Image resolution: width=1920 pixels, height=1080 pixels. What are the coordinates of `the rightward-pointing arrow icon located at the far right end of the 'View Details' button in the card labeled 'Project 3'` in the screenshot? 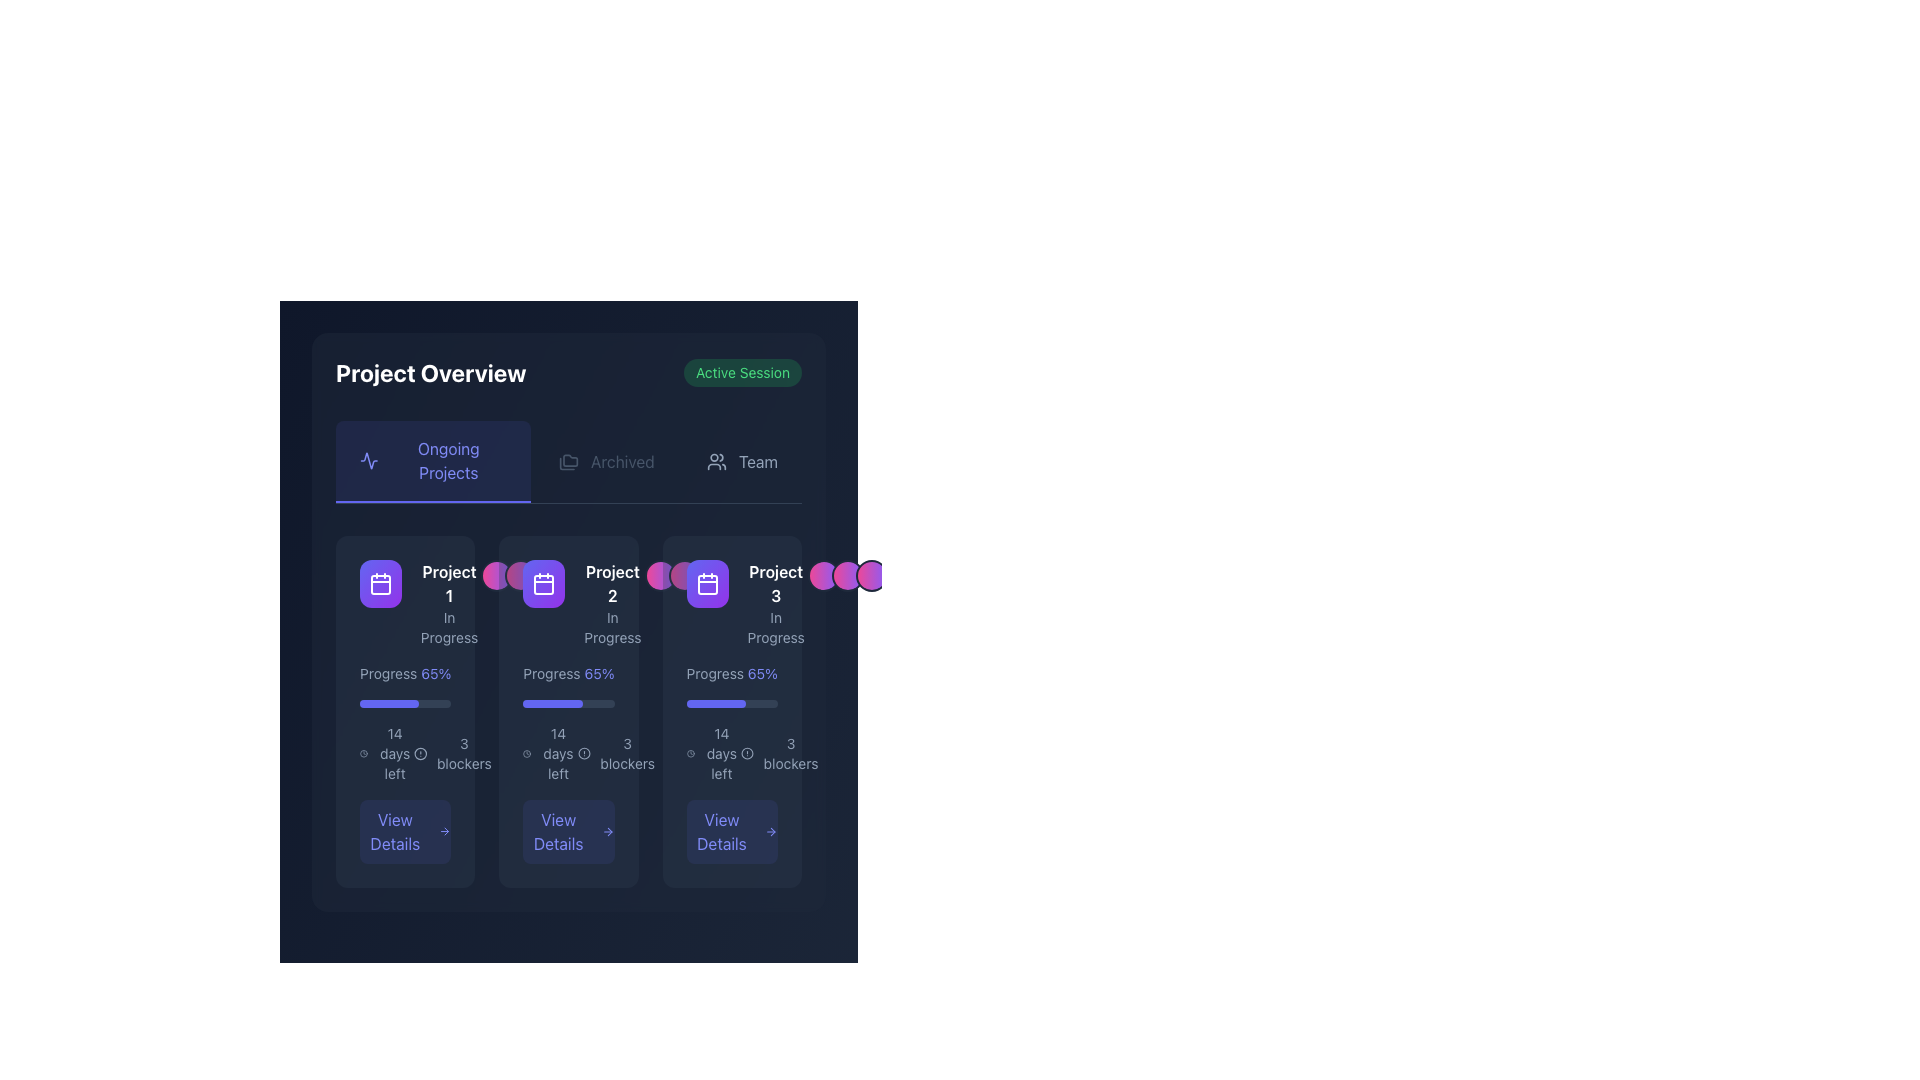 It's located at (770, 832).